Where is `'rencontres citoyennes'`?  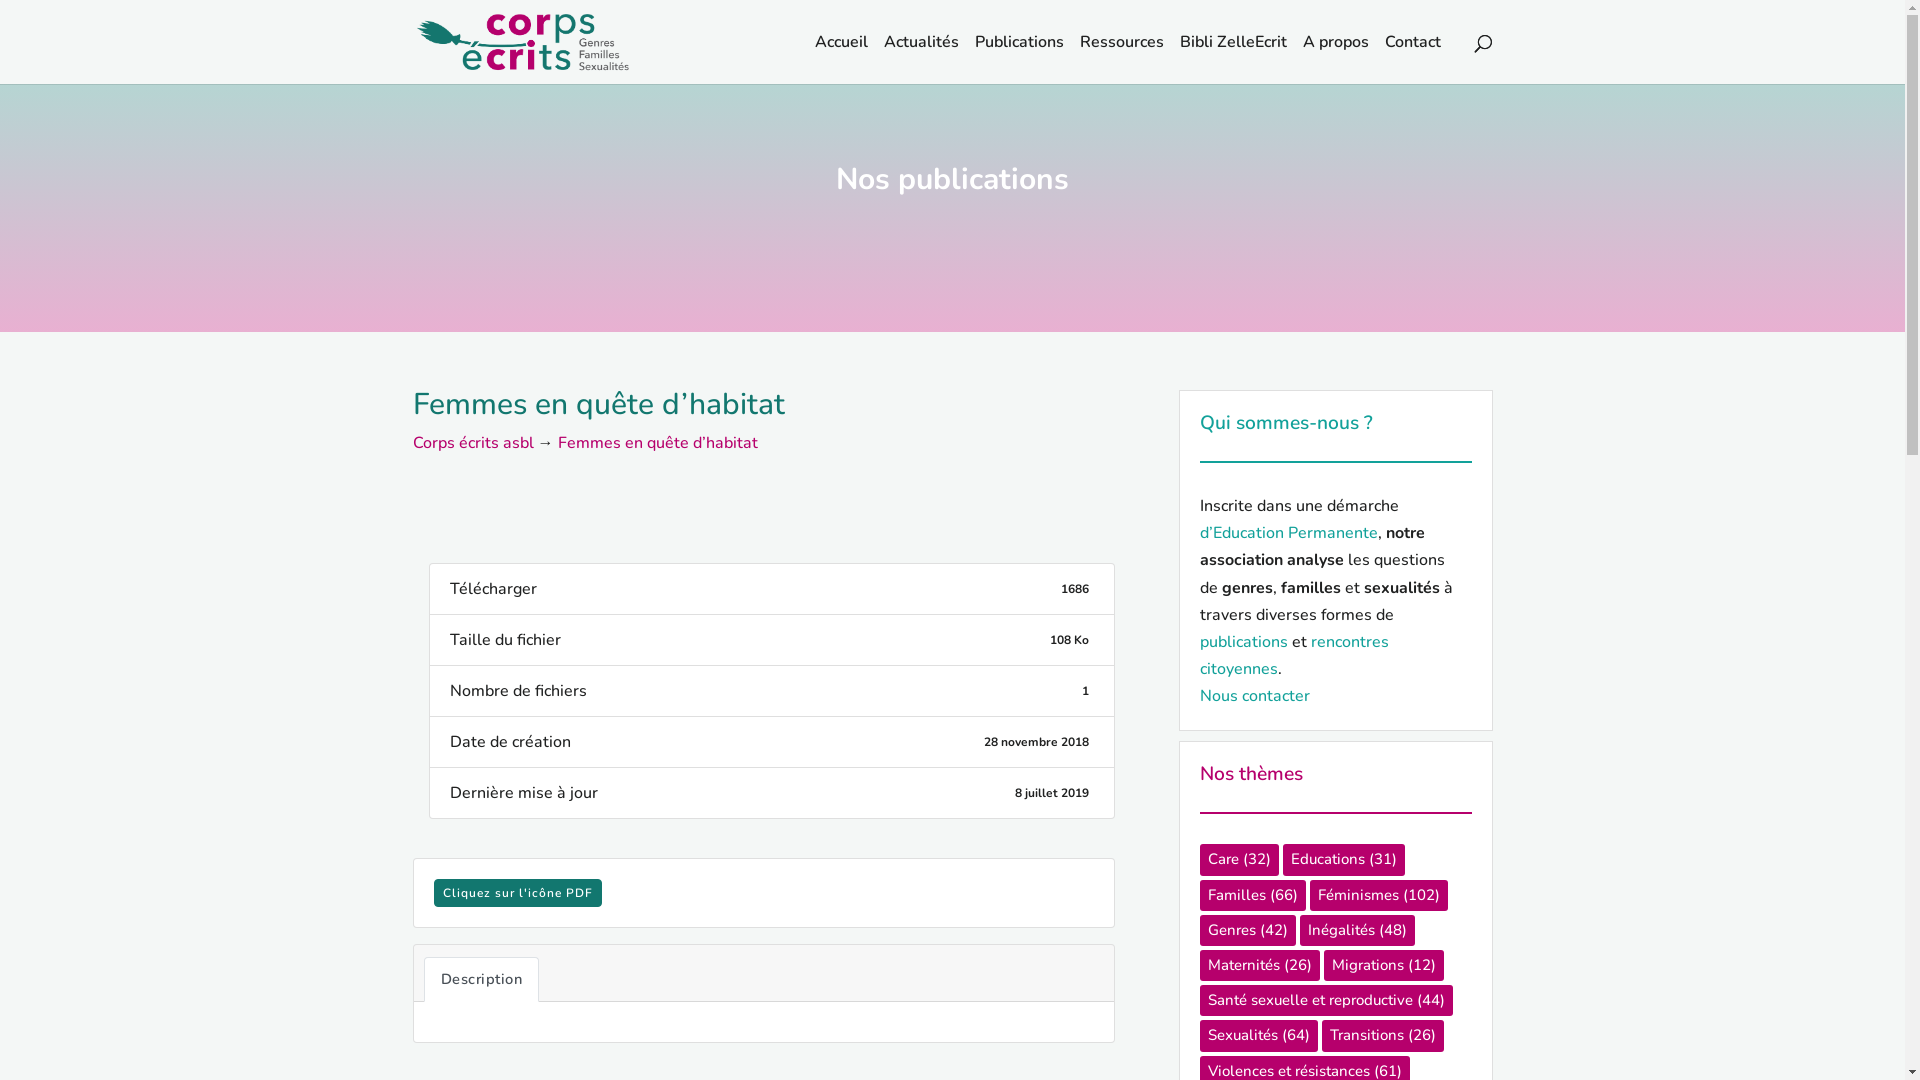
'rencontres citoyennes' is located at coordinates (1294, 655).